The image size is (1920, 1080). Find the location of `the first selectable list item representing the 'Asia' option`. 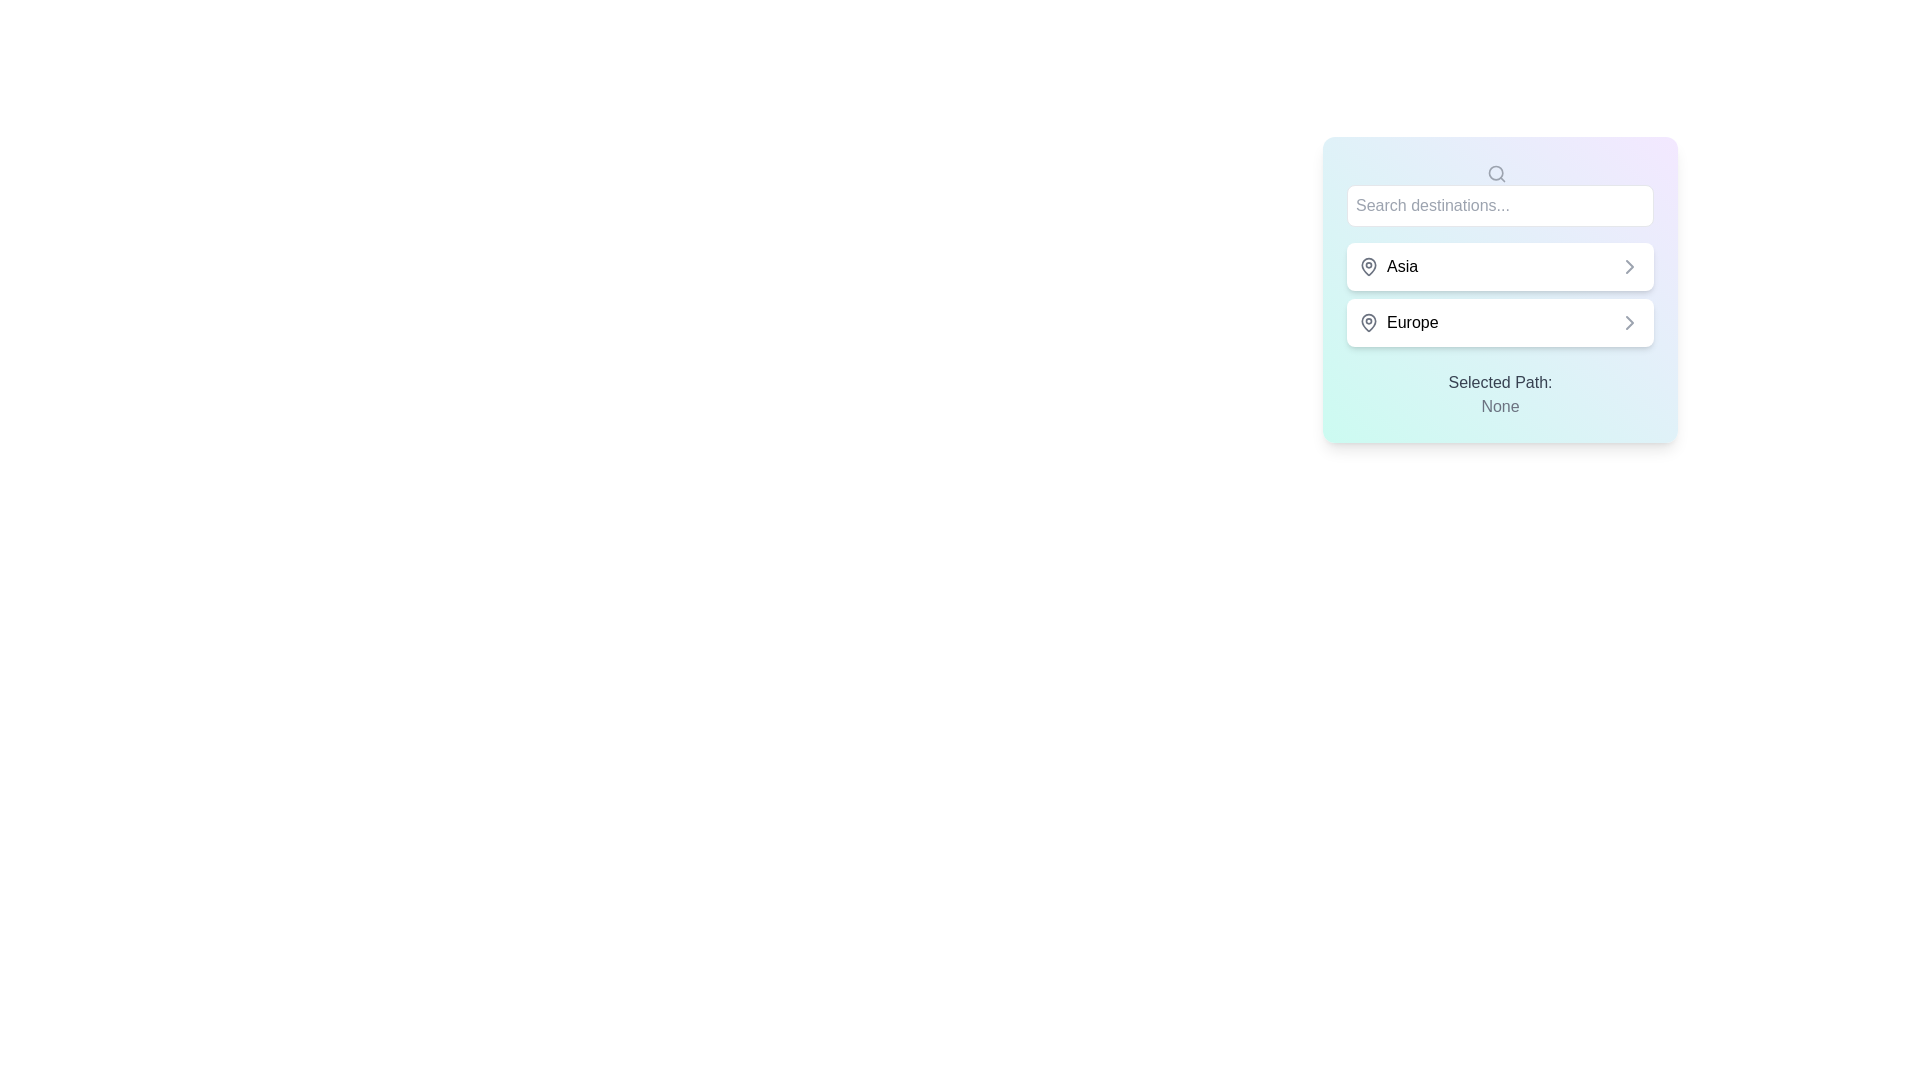

the first selectable list item representing the 'Asia' option is located at coordinates (1500, 265).